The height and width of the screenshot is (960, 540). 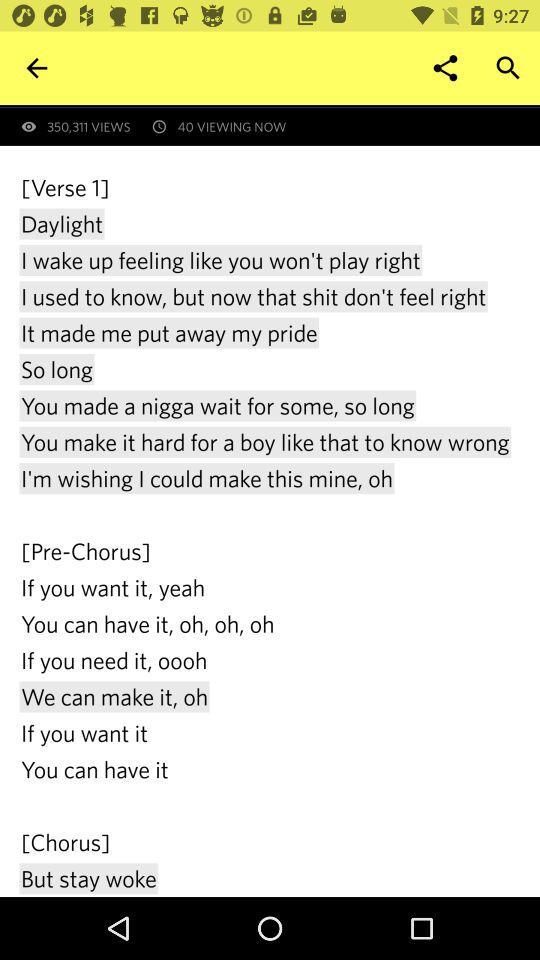 I want to click on the item above first revealed at item, so click(x=36, y=68).